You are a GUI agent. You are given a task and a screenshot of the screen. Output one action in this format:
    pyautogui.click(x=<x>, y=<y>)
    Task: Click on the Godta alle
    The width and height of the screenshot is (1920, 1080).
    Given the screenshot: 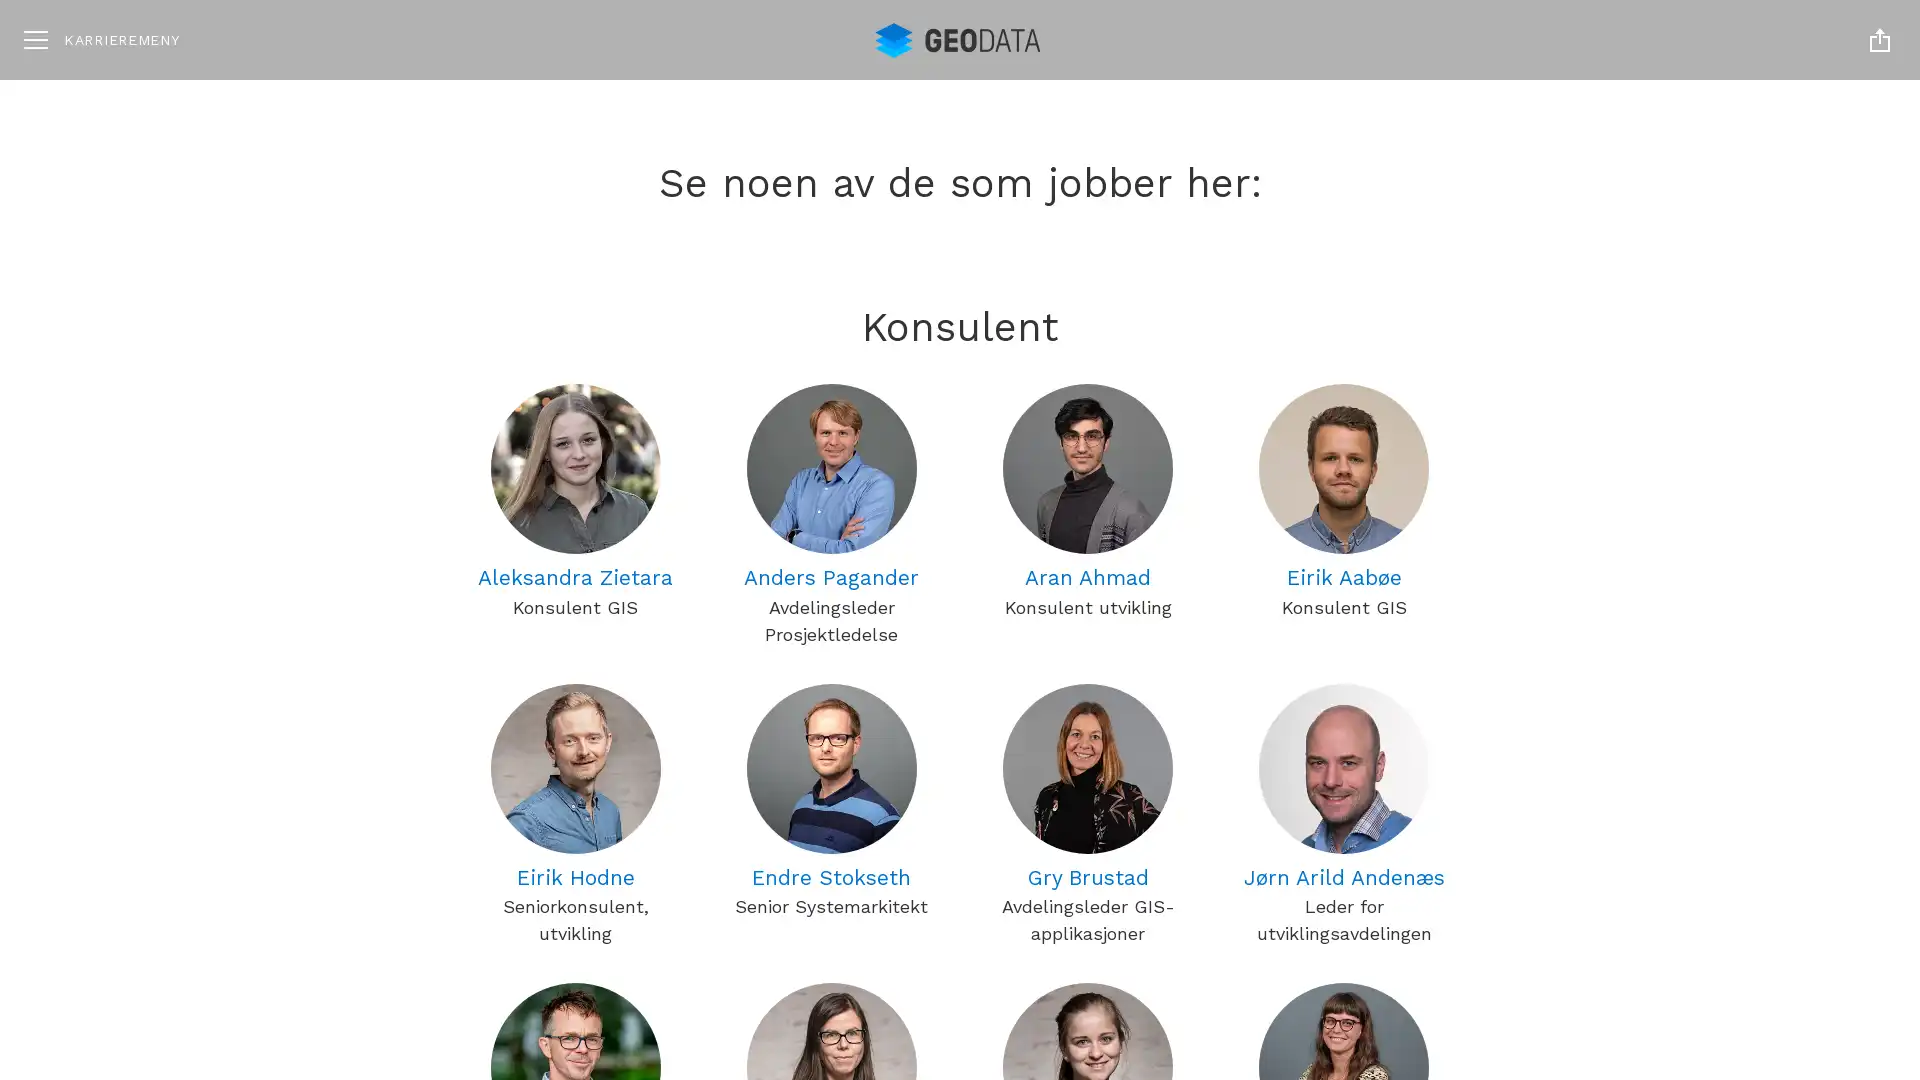 What is the action you would take?
    pyautogui.click(x=1691, y=851)
    